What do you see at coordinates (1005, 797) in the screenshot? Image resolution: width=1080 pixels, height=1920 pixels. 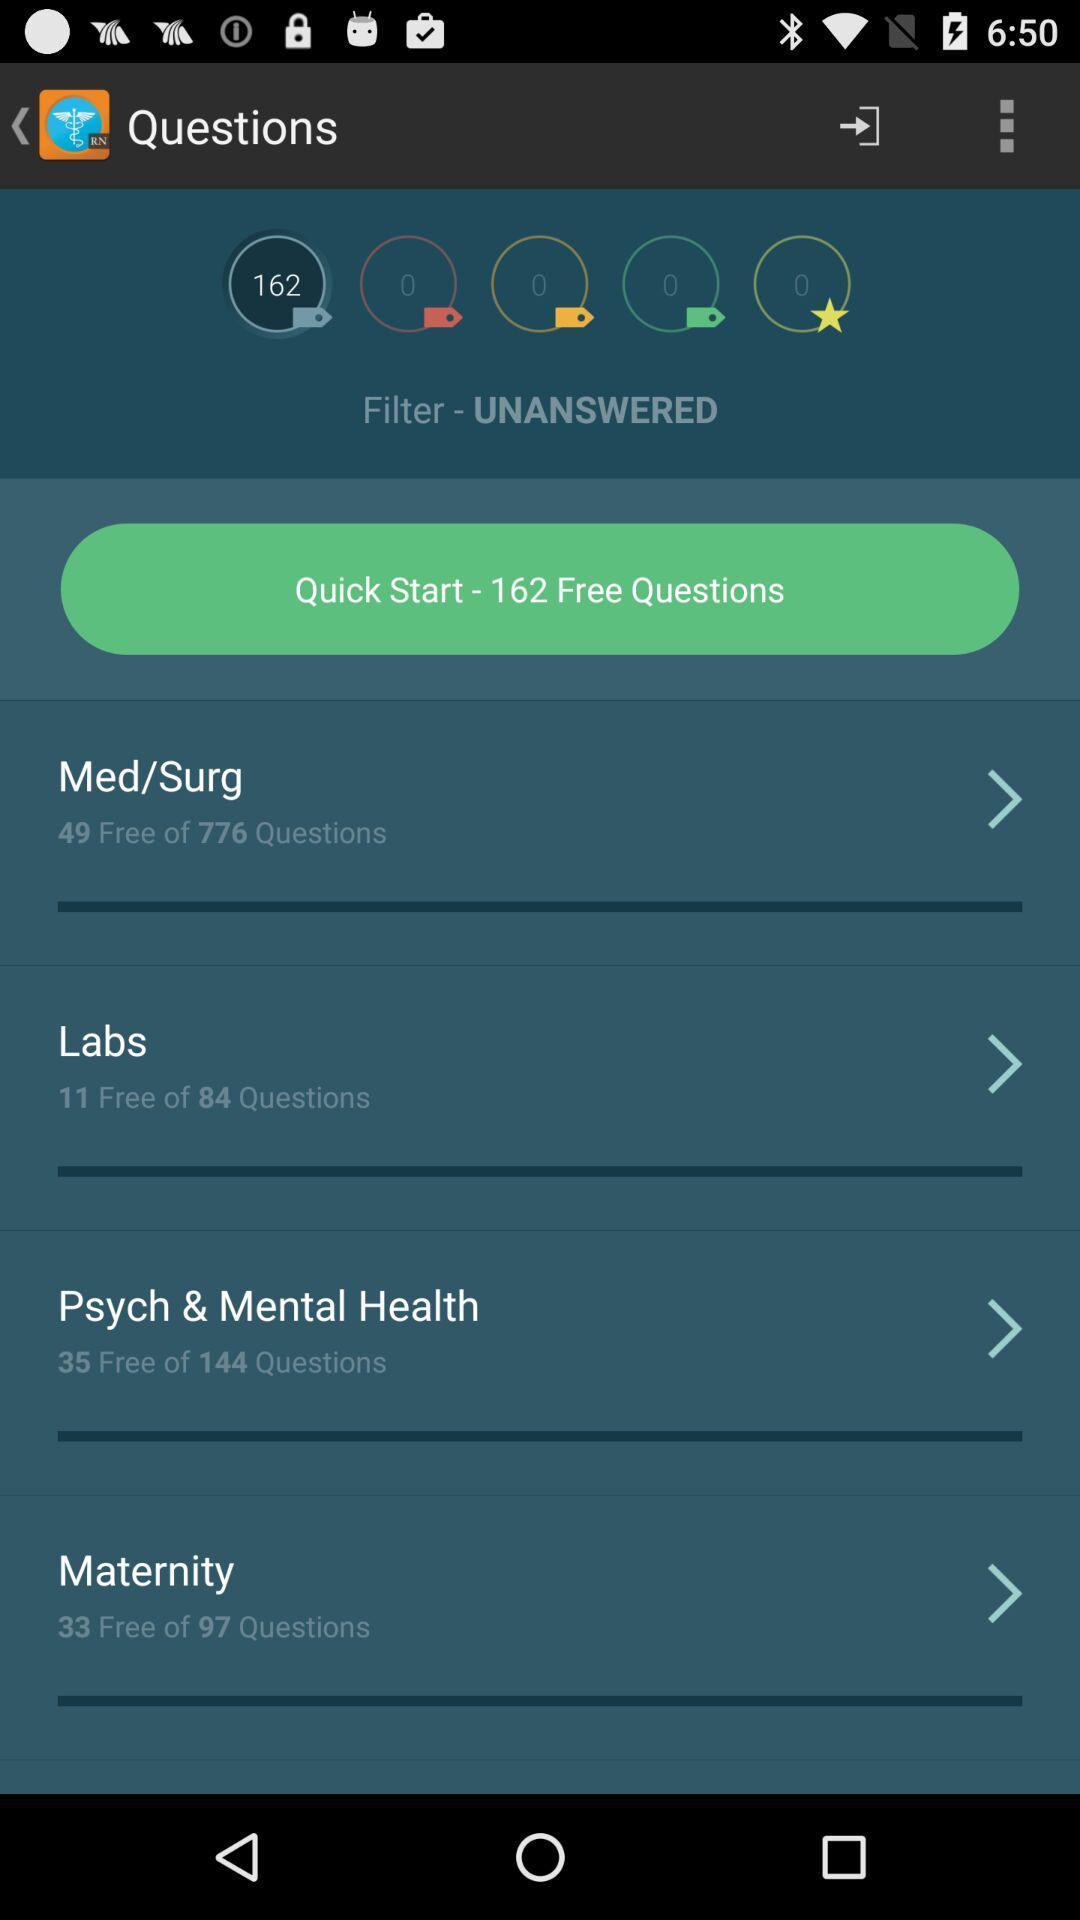 I see `item to the right of 49 free of item` at bounding box center [1005, 797].